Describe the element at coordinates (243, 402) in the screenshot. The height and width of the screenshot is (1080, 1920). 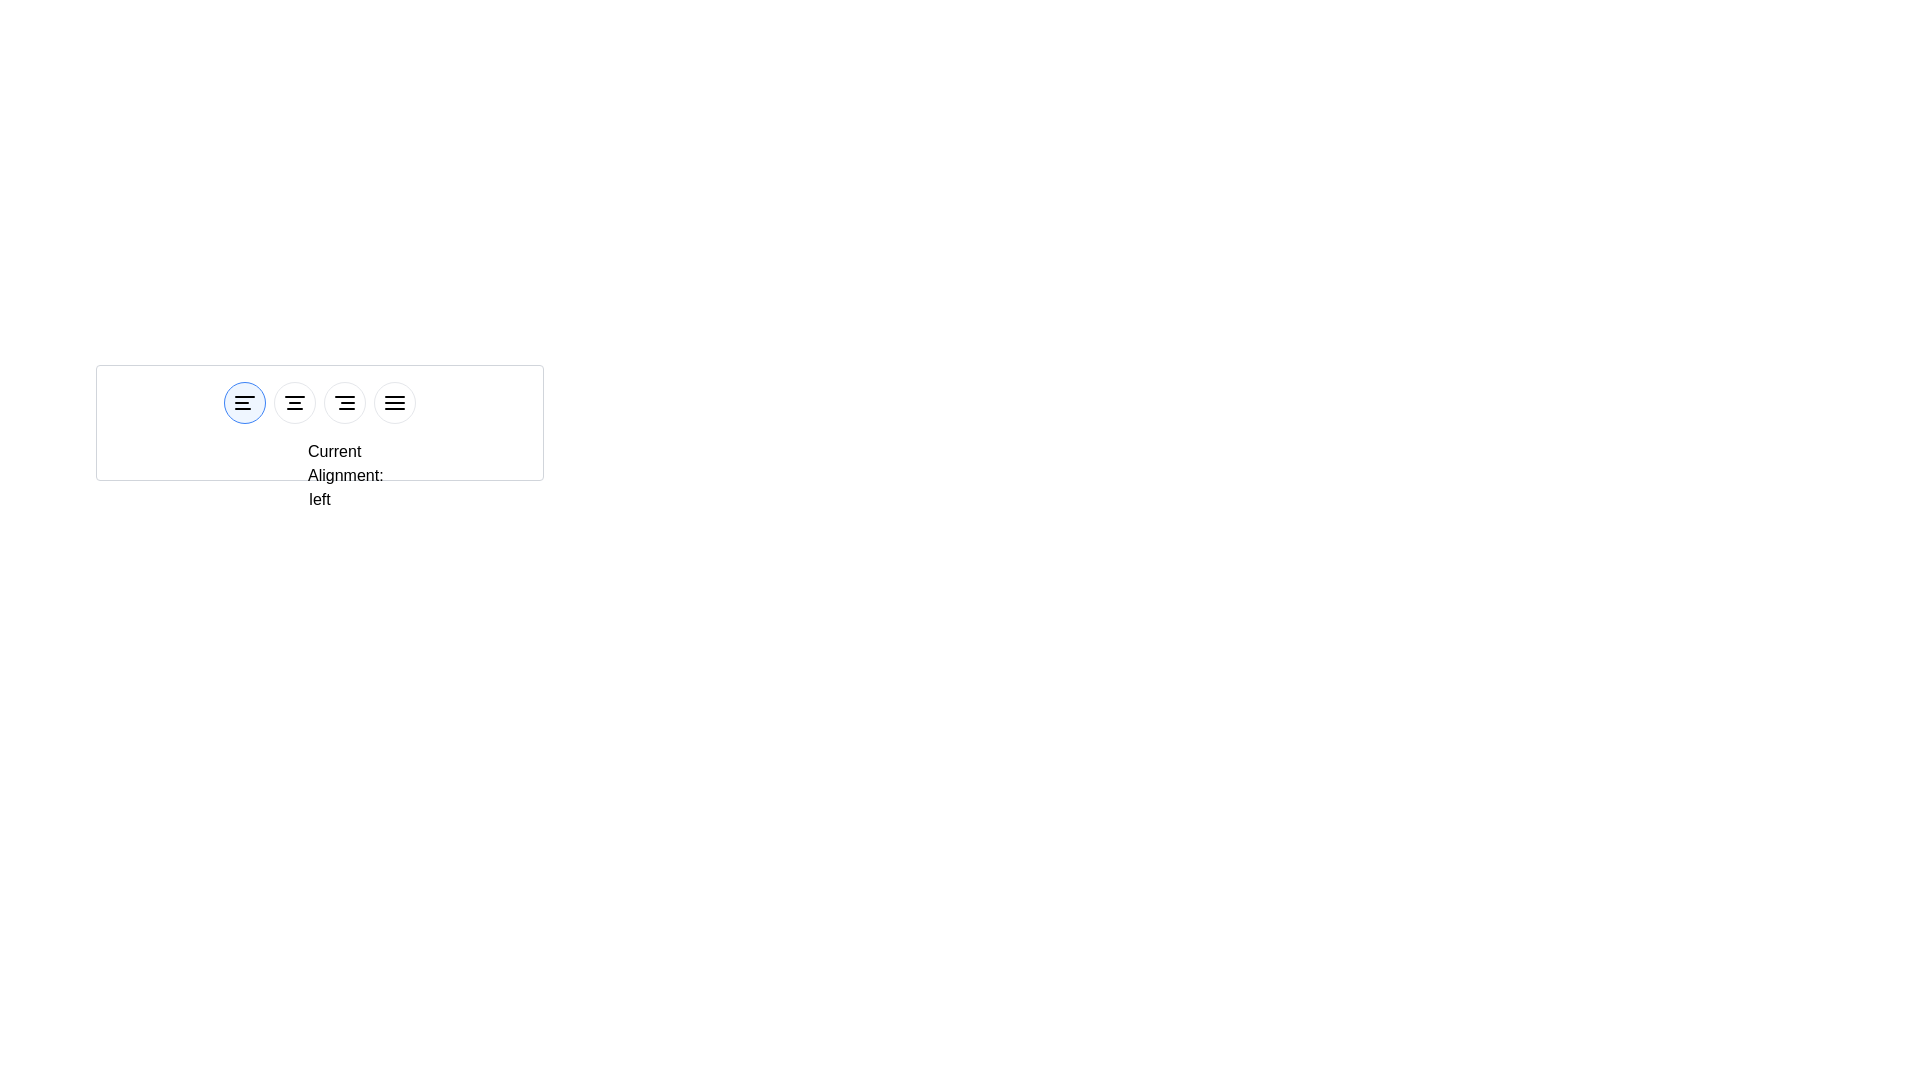
I see `the button corresponding to left alignment` at that location.